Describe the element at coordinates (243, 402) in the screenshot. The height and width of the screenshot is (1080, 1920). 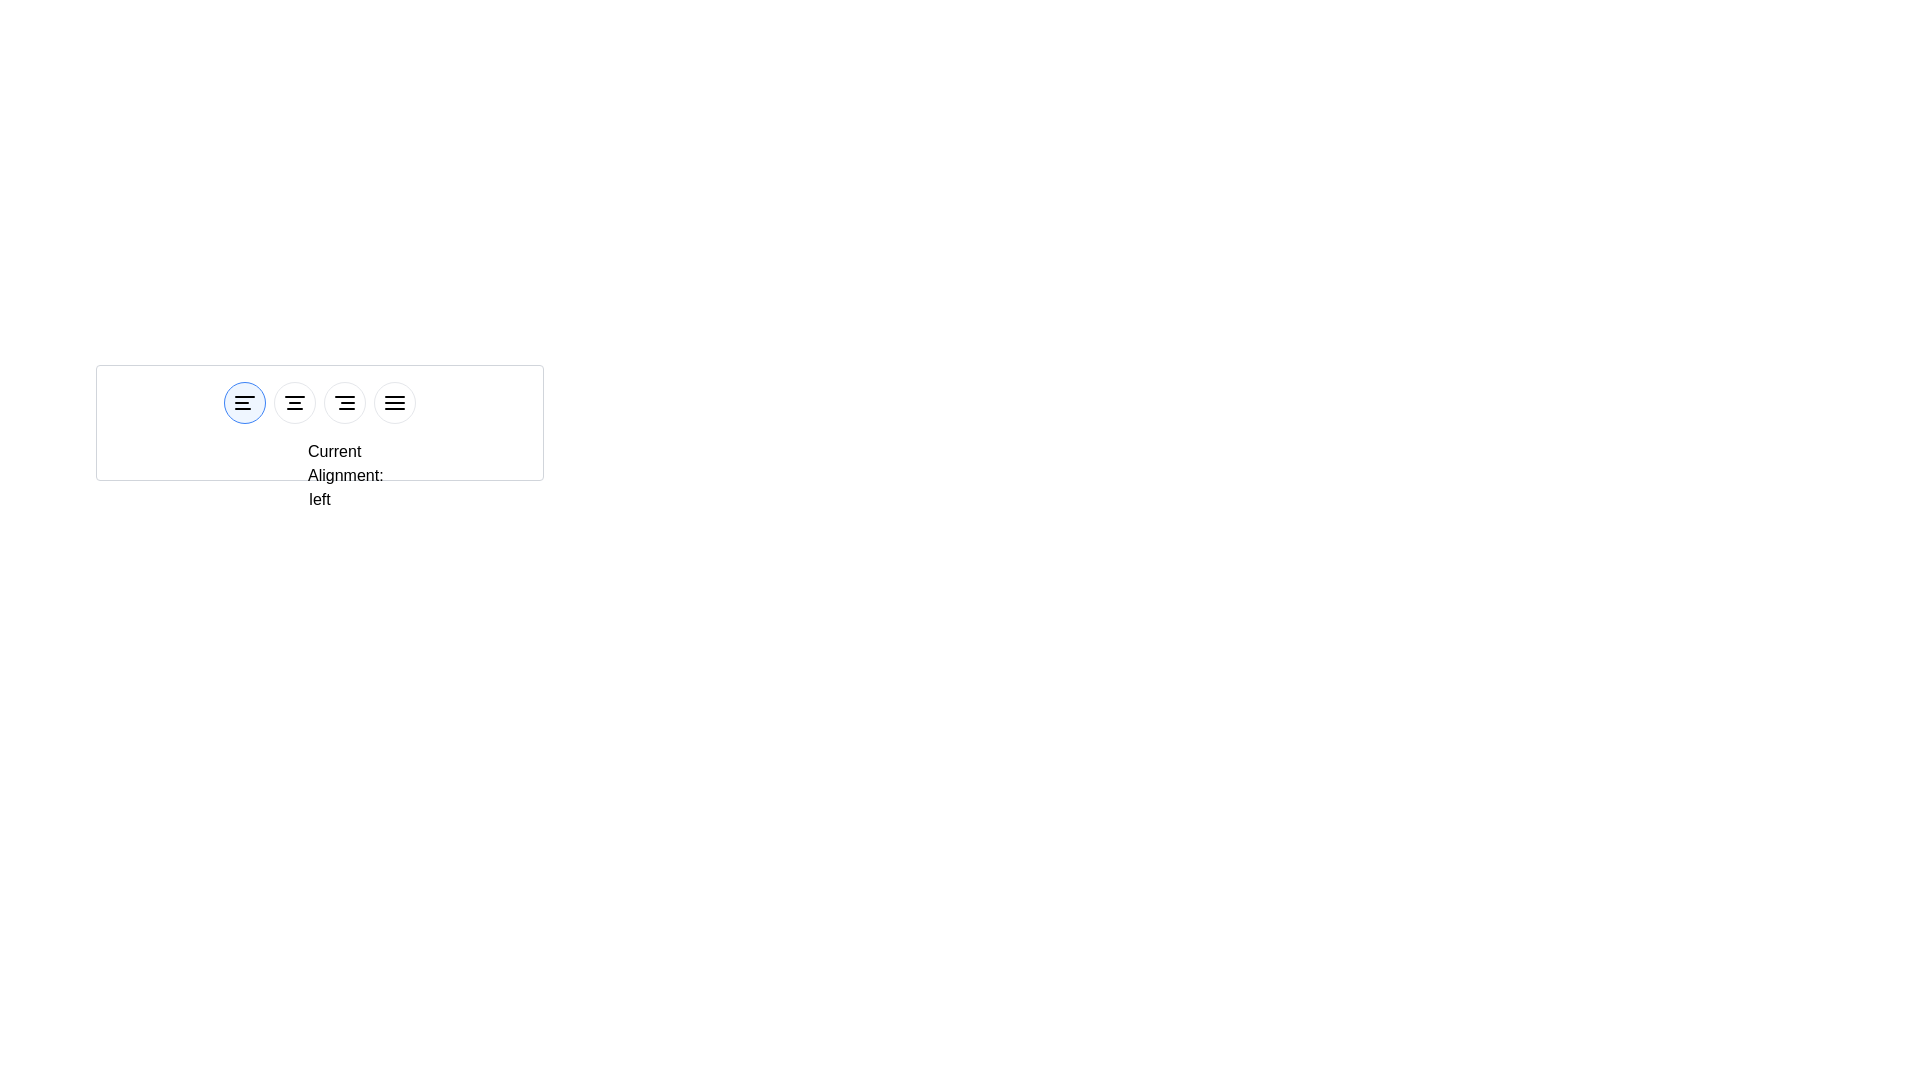
I see `the button corresponding to left alignment` at that location.